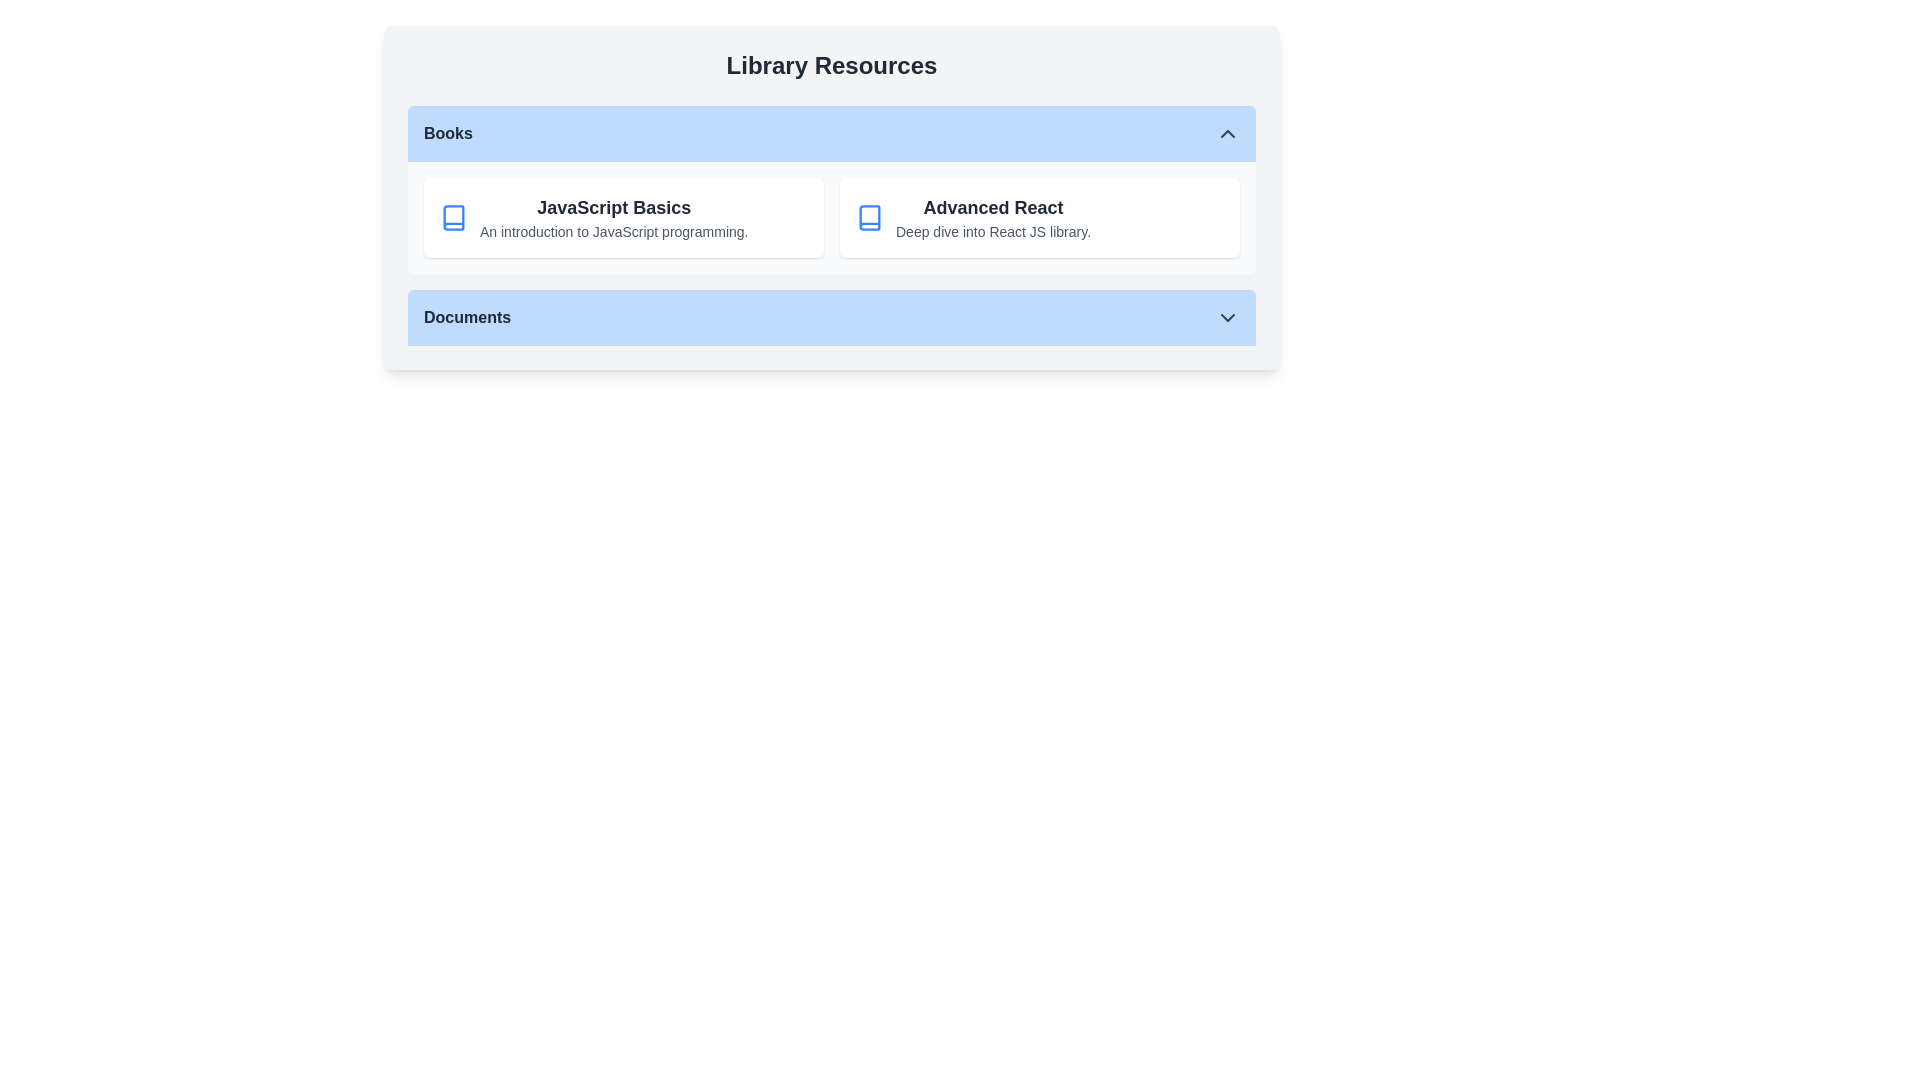 The height and width of the screenshot is (1080, 1920). What do you see at coordinates (993, 208) in the screenshot?
I see `the 'Advanced React' text label` at bounding box center [993, 208].